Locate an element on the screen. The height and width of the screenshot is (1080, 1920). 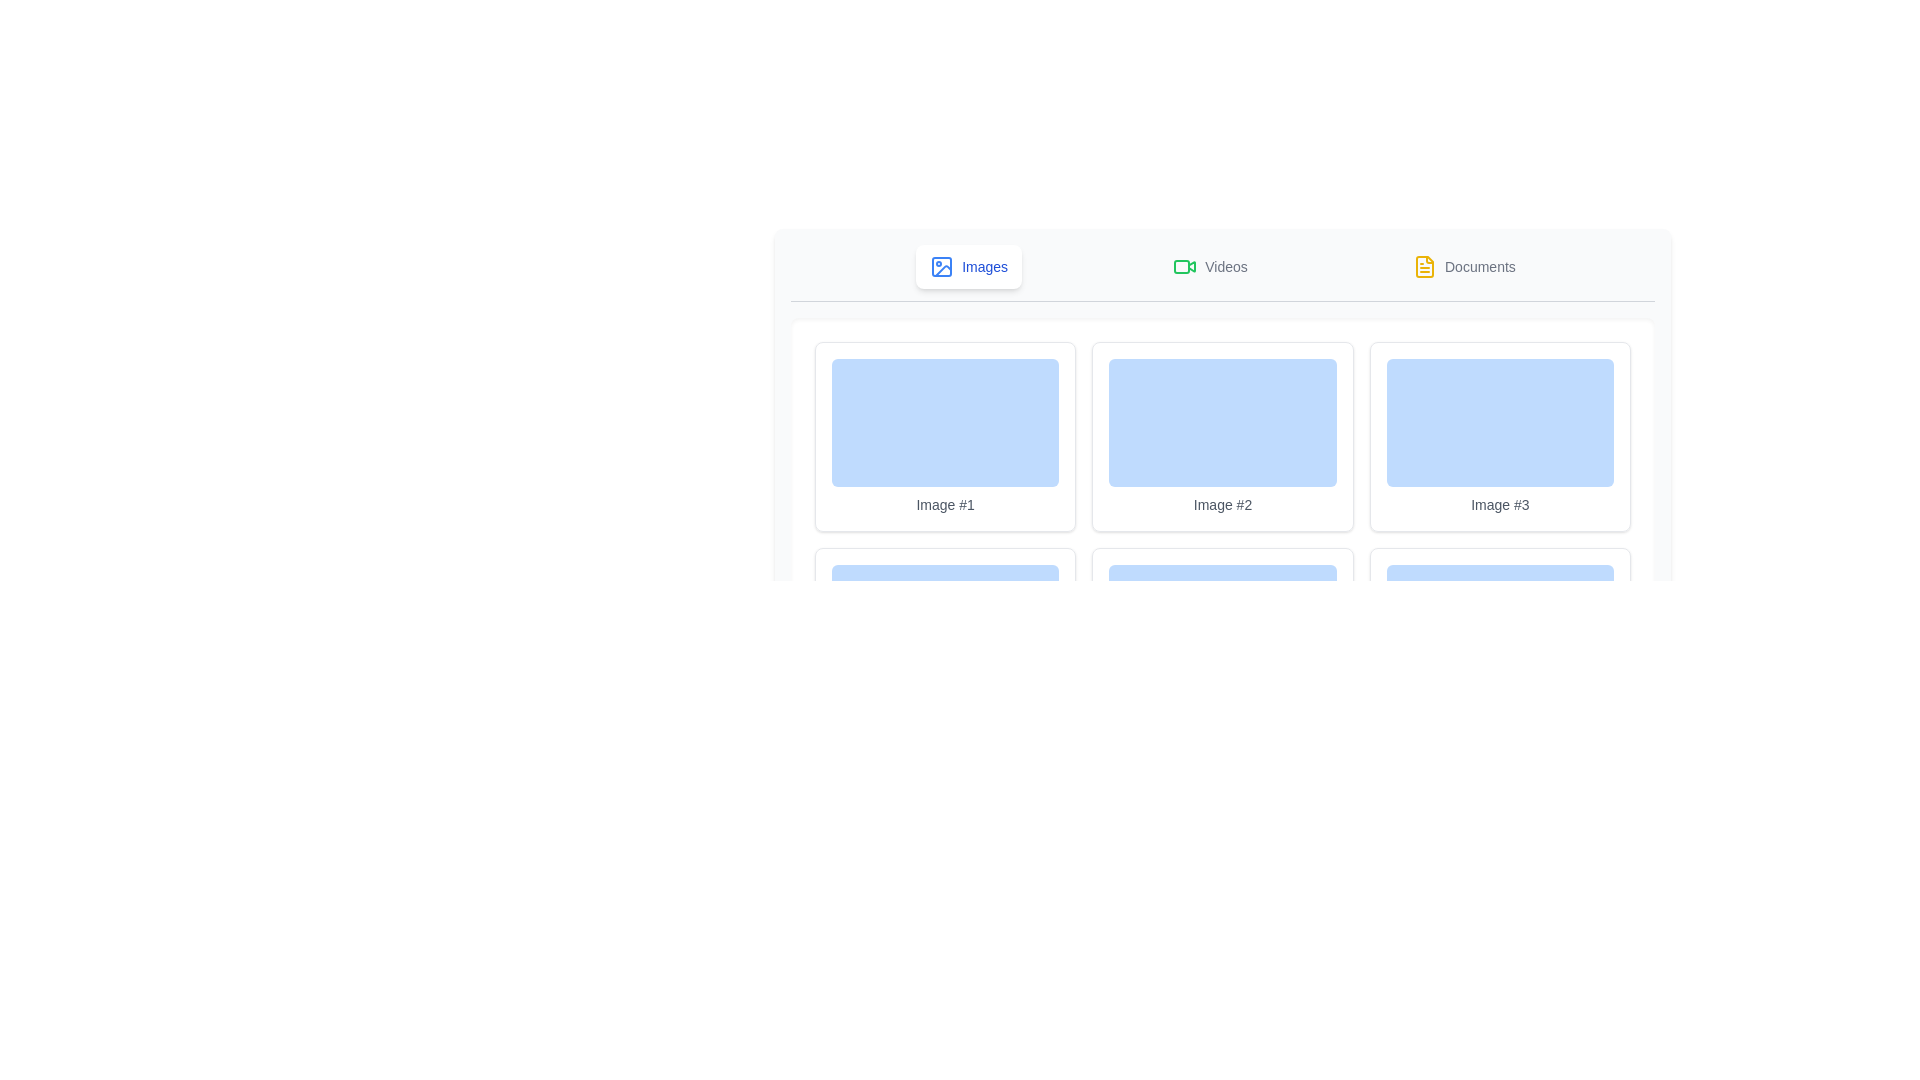
the 'Images' label in the navigation menu, which indicates the current active view or a clickable target to switch views is located at coordinates (985, 265).